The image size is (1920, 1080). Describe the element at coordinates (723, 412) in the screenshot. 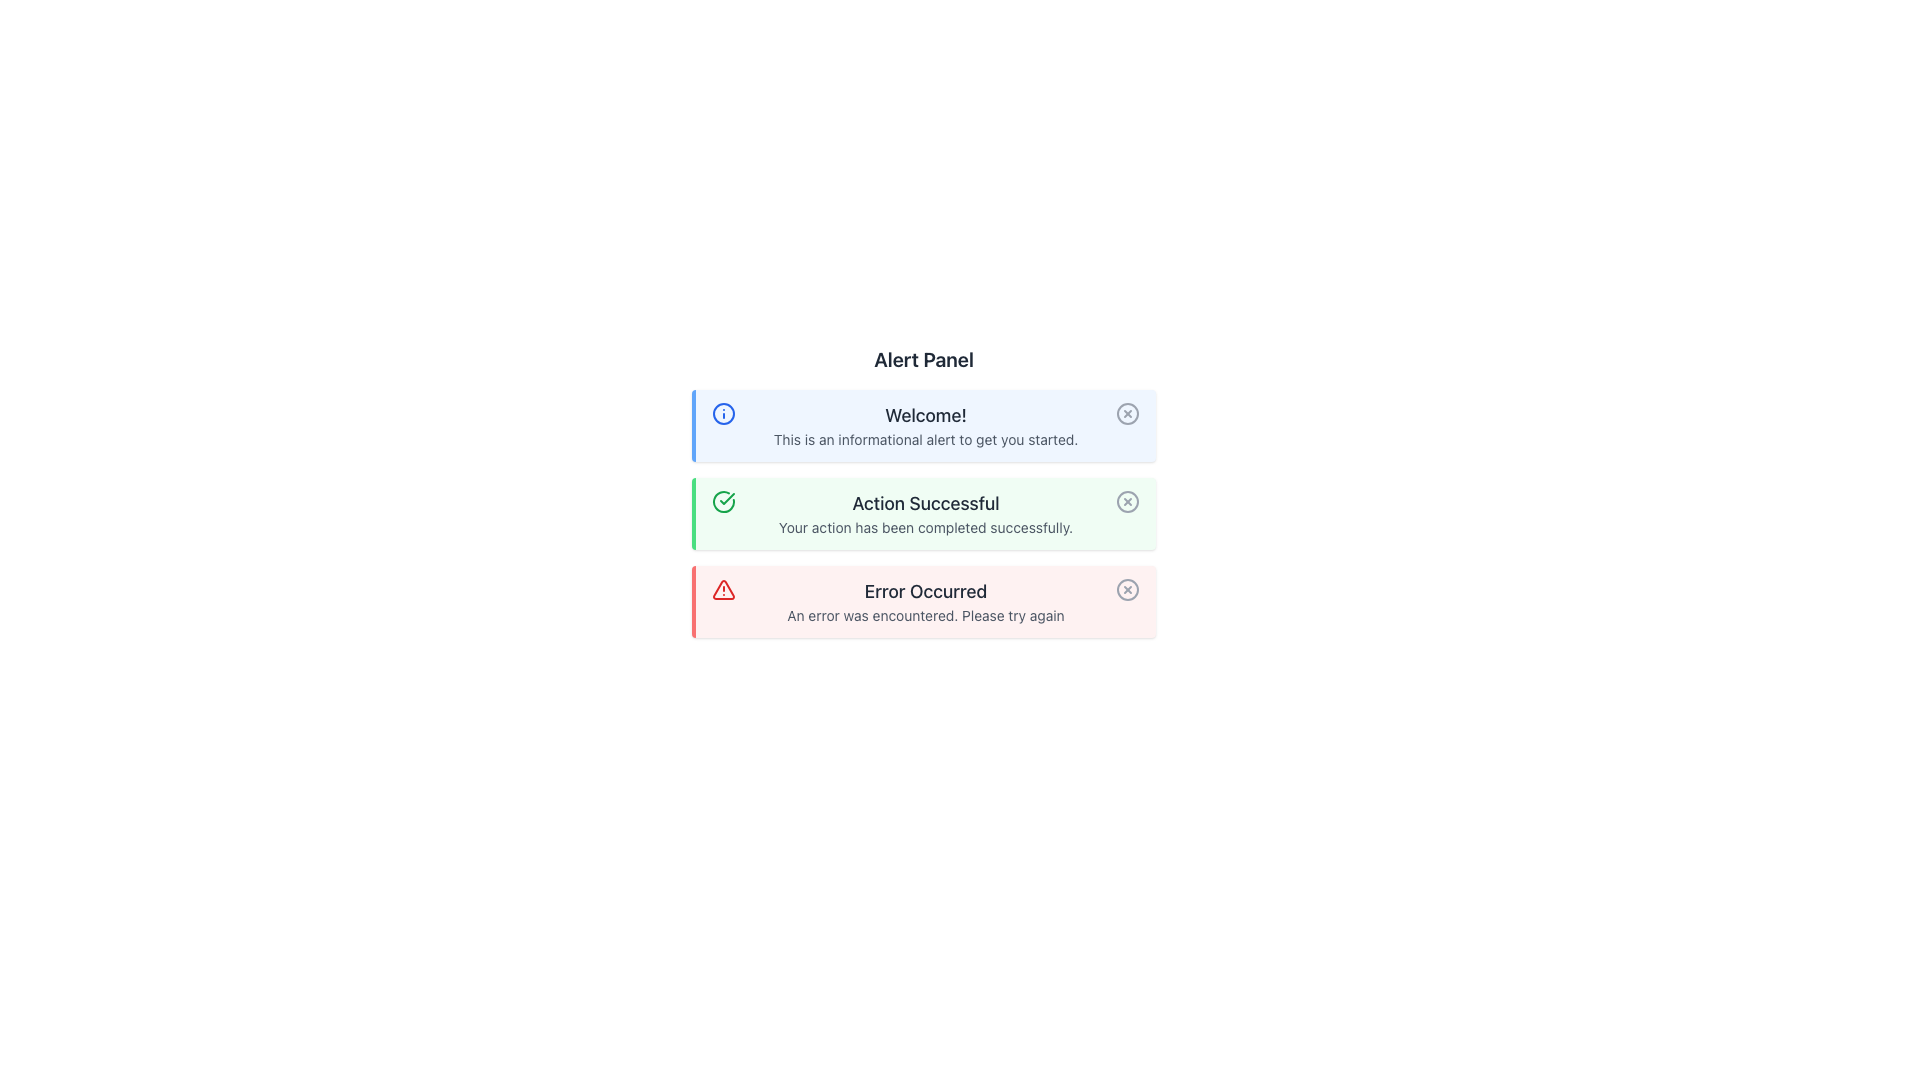

I see `the informational icon represented by a circular icon with a blue outline and an 'i' symbol, located before the text 'Welcome!' in the alert box` at that location.